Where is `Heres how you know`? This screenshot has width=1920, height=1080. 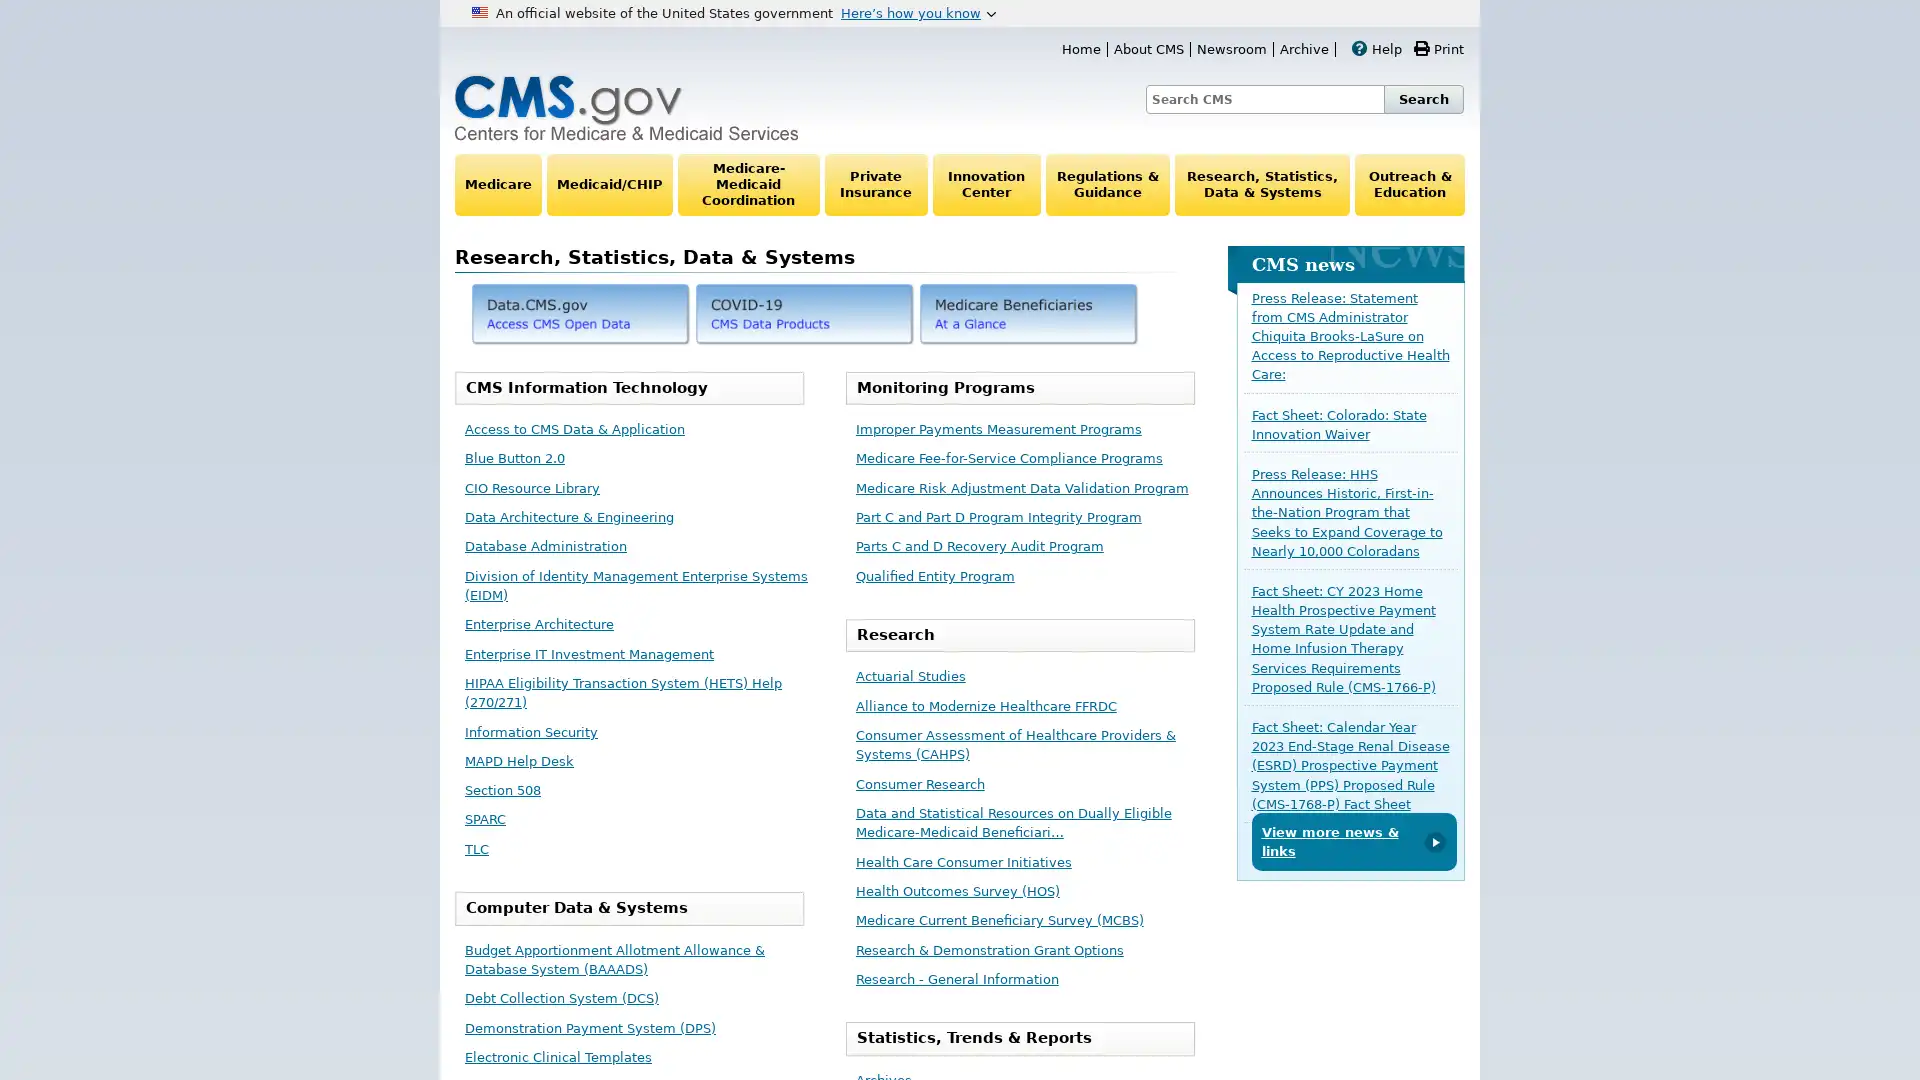
Heres how you know is located at coordinates (917, 12).